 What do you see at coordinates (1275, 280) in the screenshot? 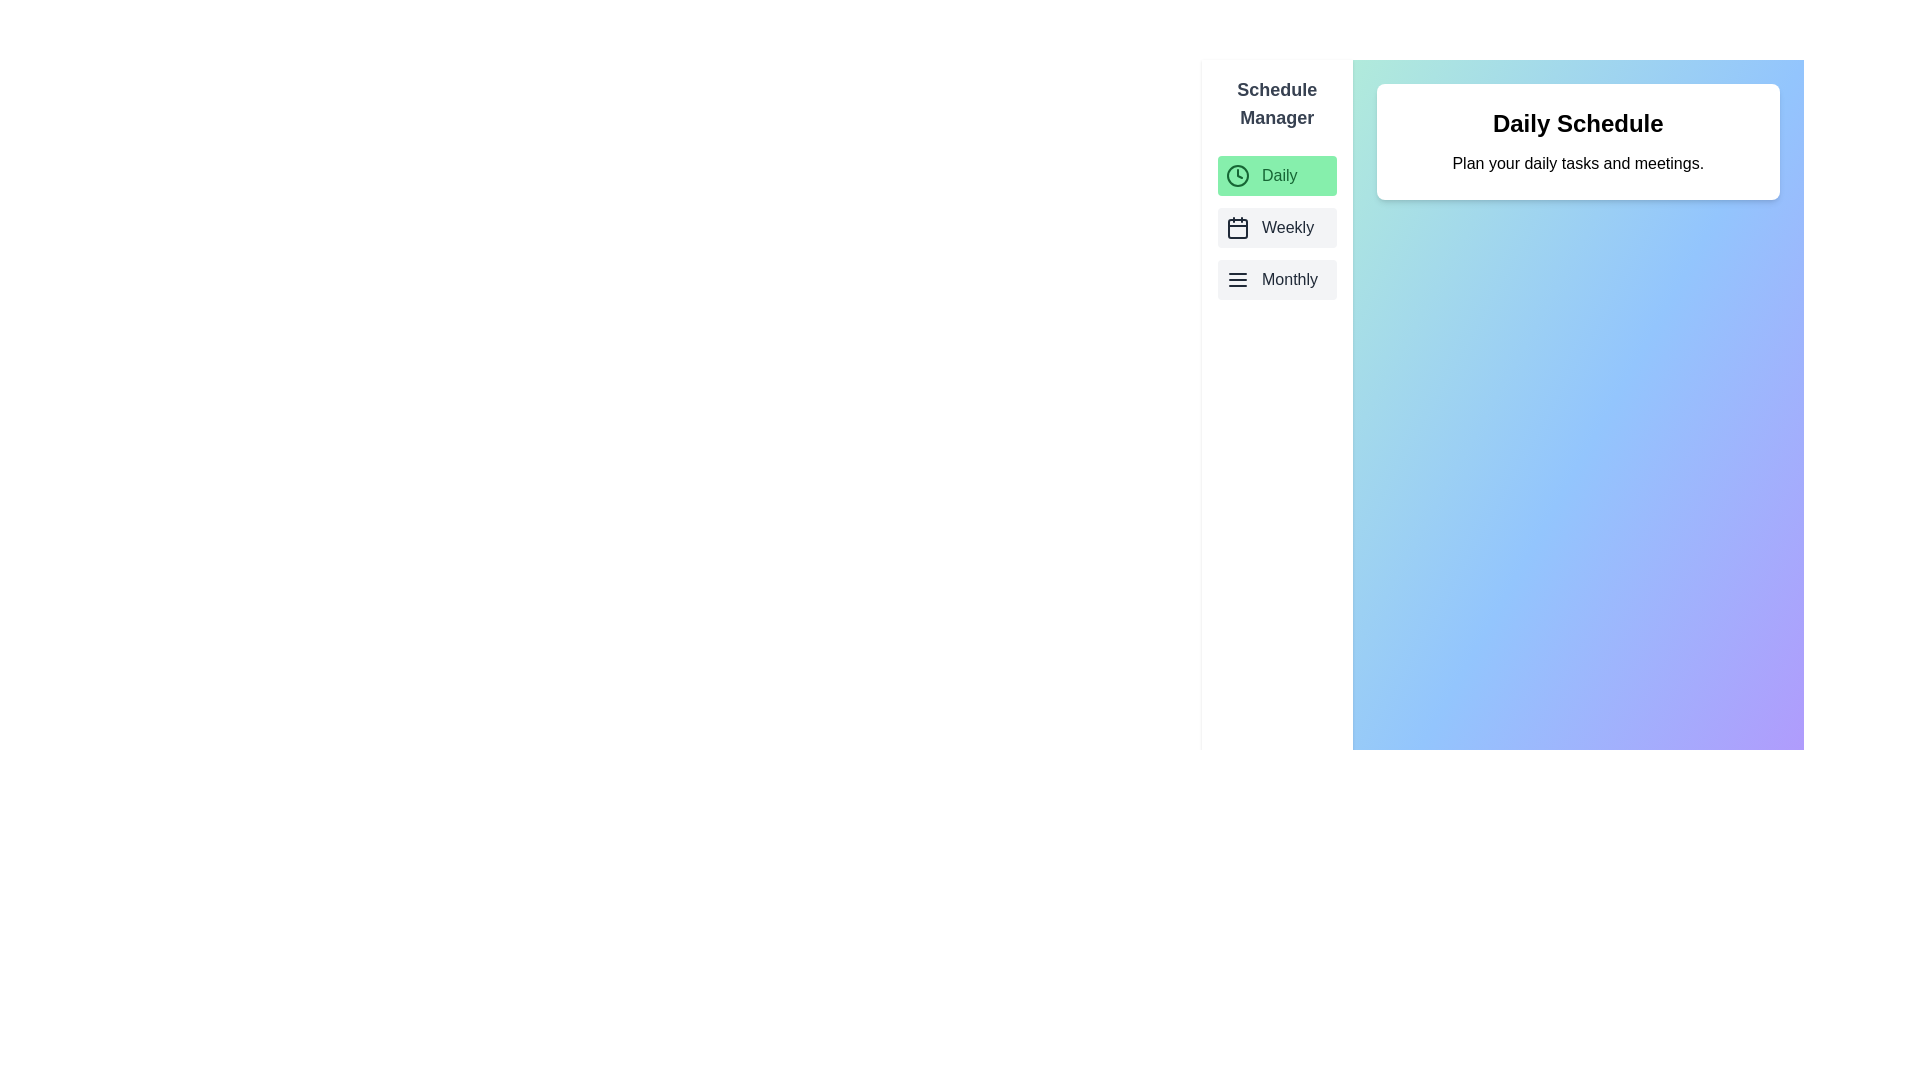
I see `the schedule Monthly from the list` at bounding box center [1275, 280].